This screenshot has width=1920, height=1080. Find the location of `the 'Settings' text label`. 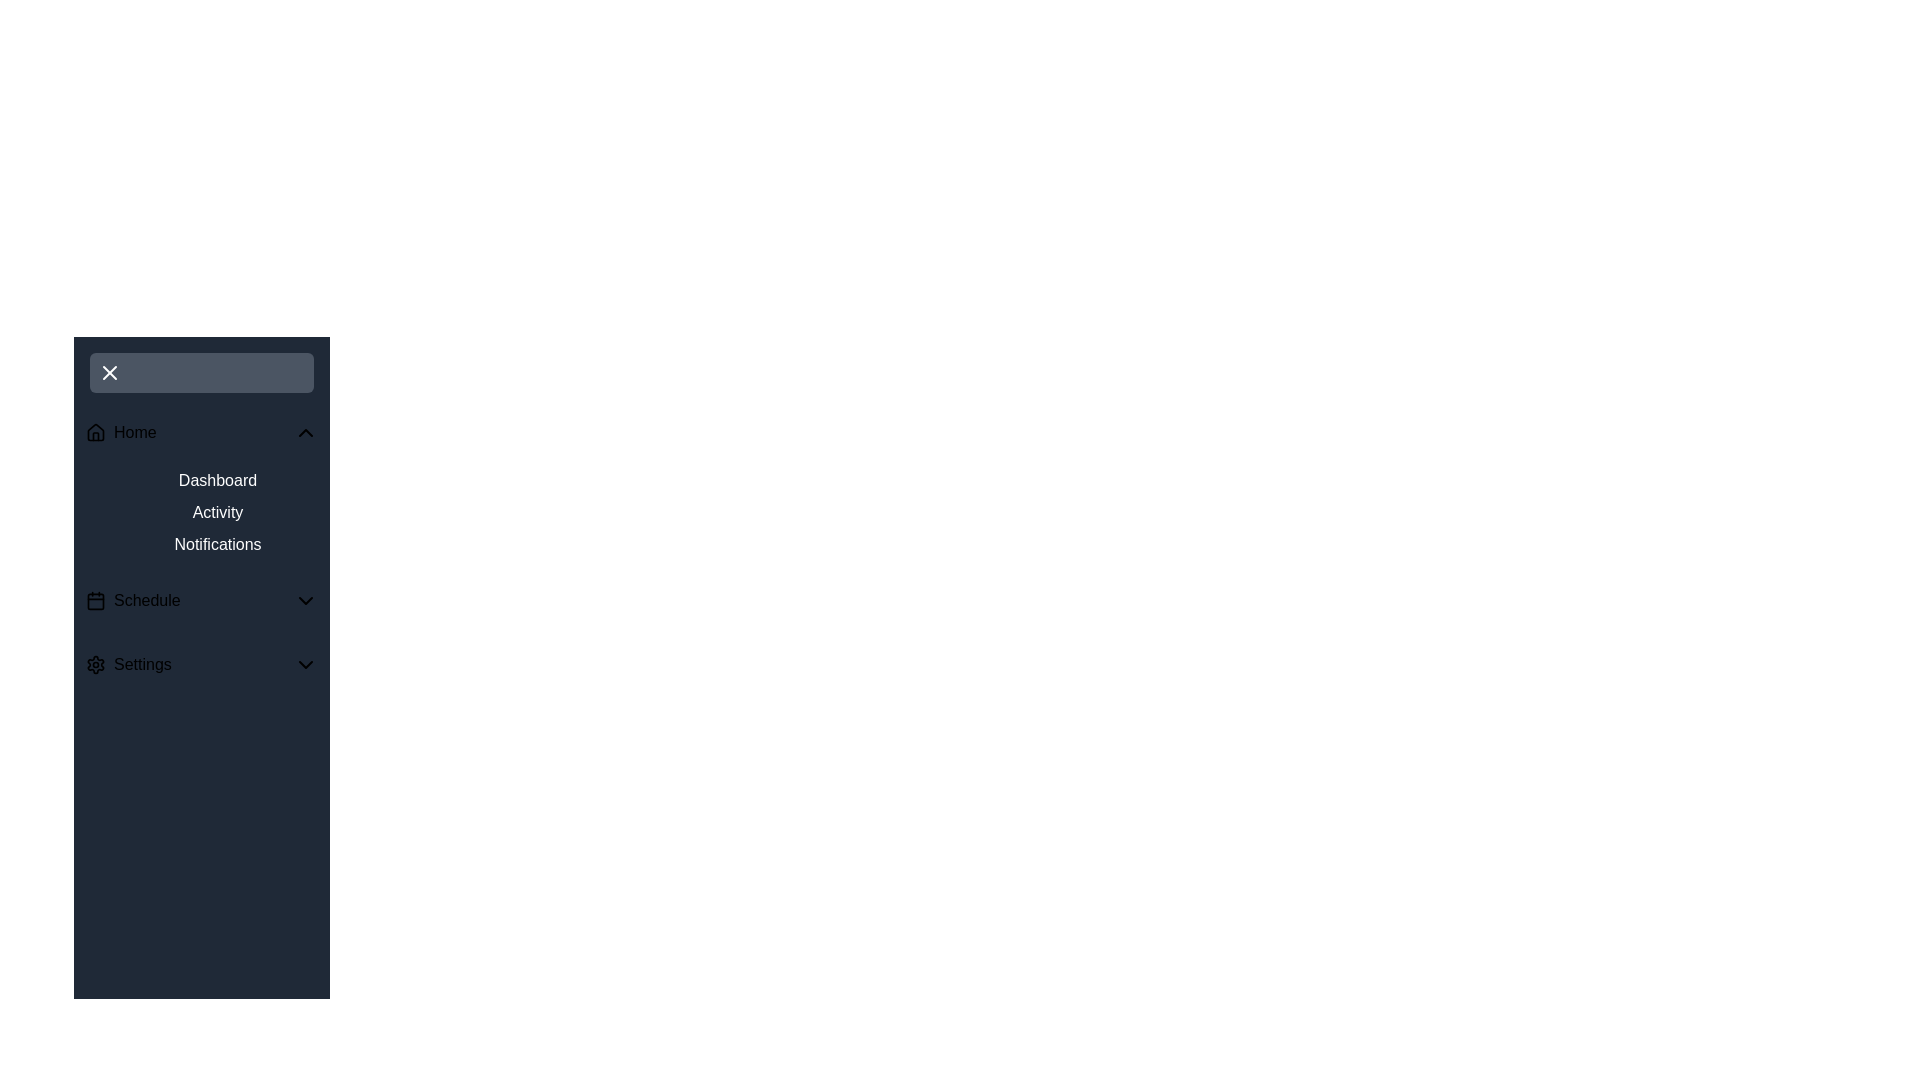

the 'Settings' text label is located at coordinates (141, 664).